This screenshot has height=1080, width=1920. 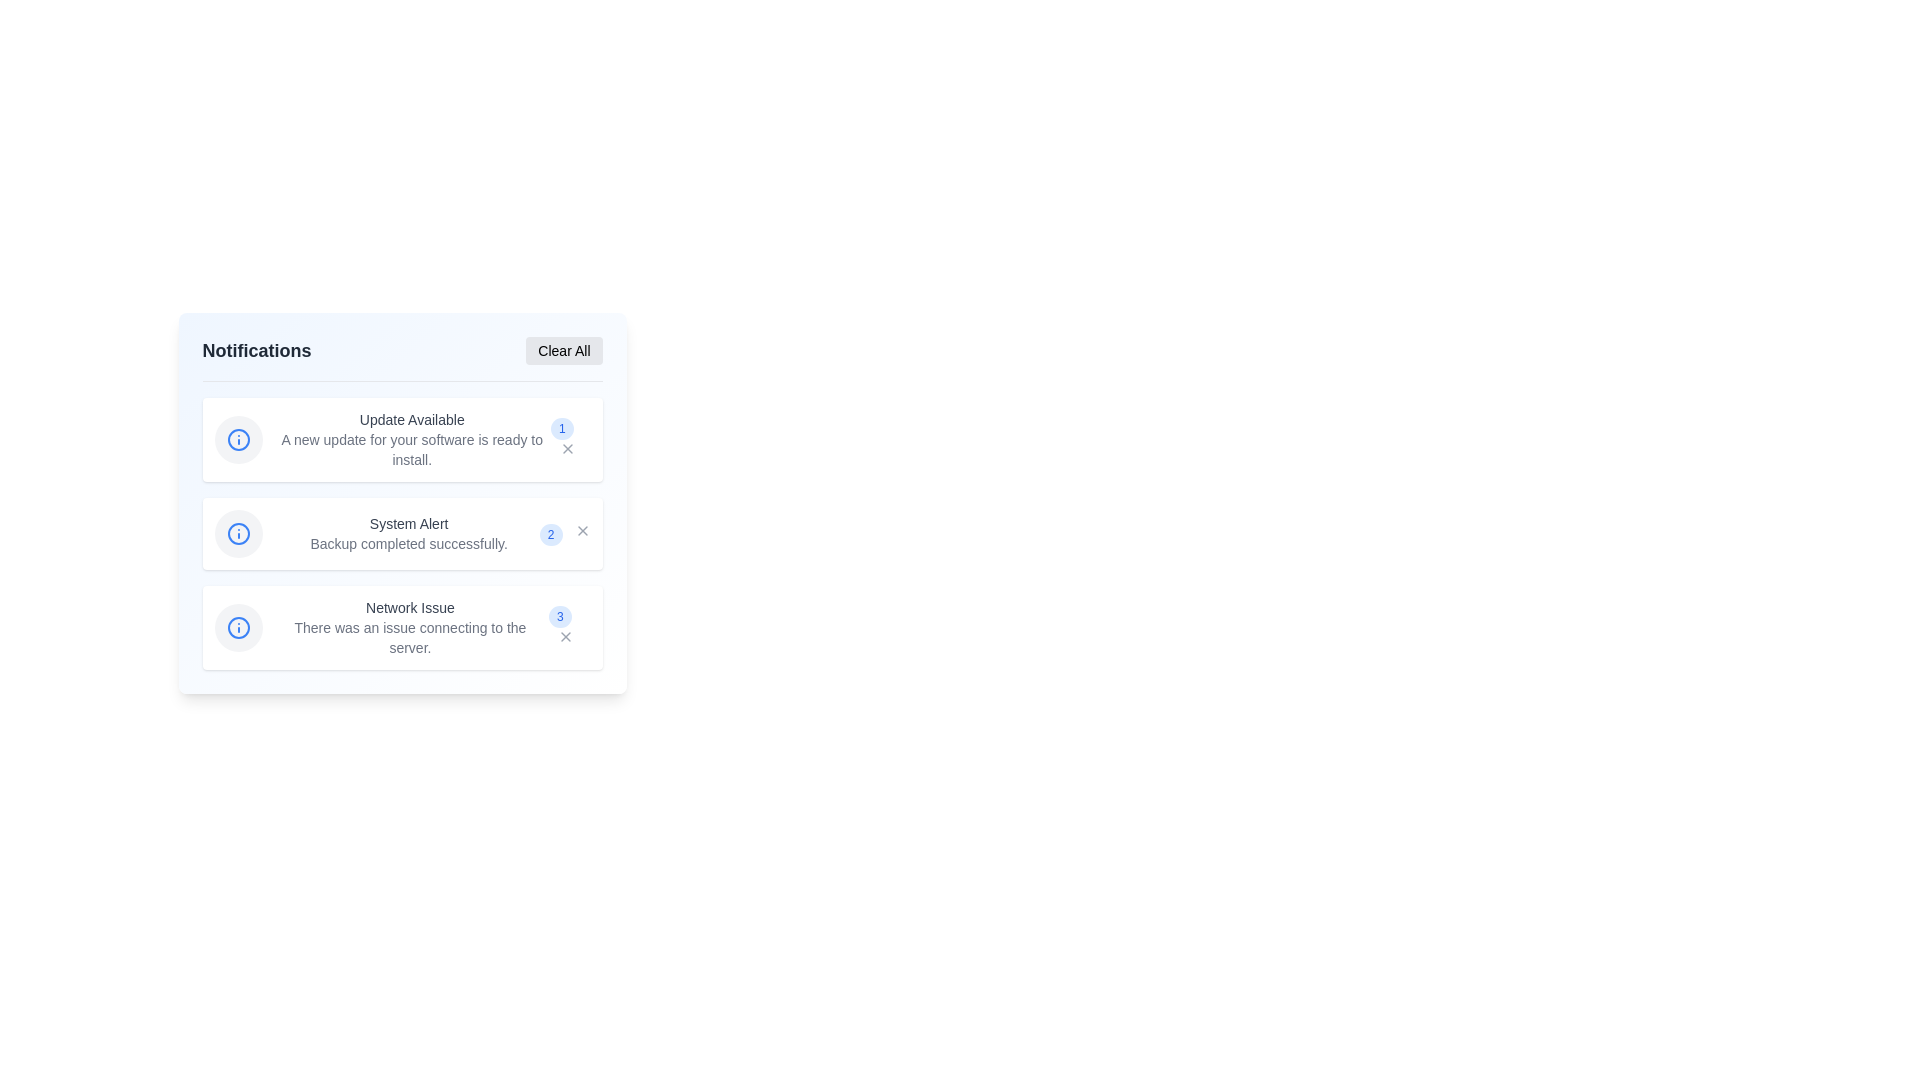 I want to click on the numerical value displayed on the badge located in the top-right area of the first notification item, which indicates the number of notifications related to the 'Update Available' text, so click(x=567, y=438).